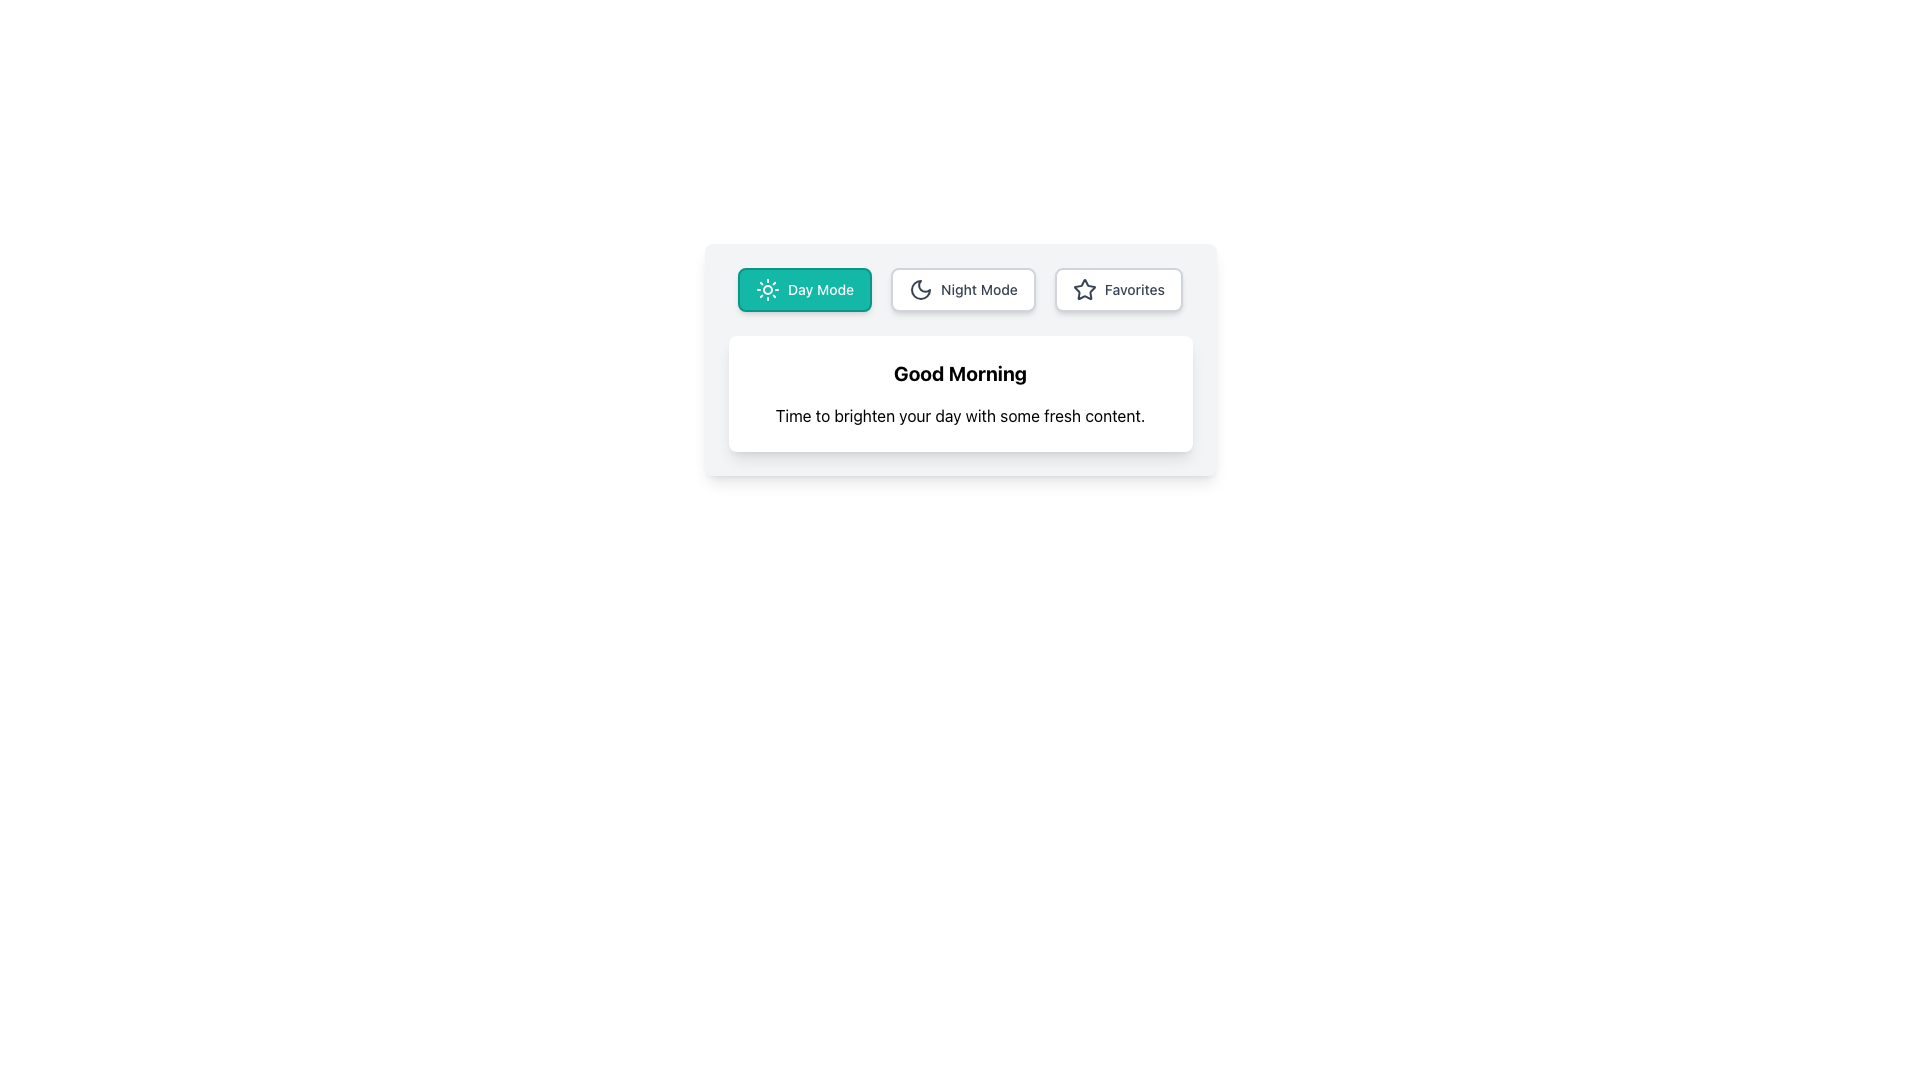  I want to click on the second button in a row of three buttons, located centrally towards the top section of the interface, so click(960, 289).